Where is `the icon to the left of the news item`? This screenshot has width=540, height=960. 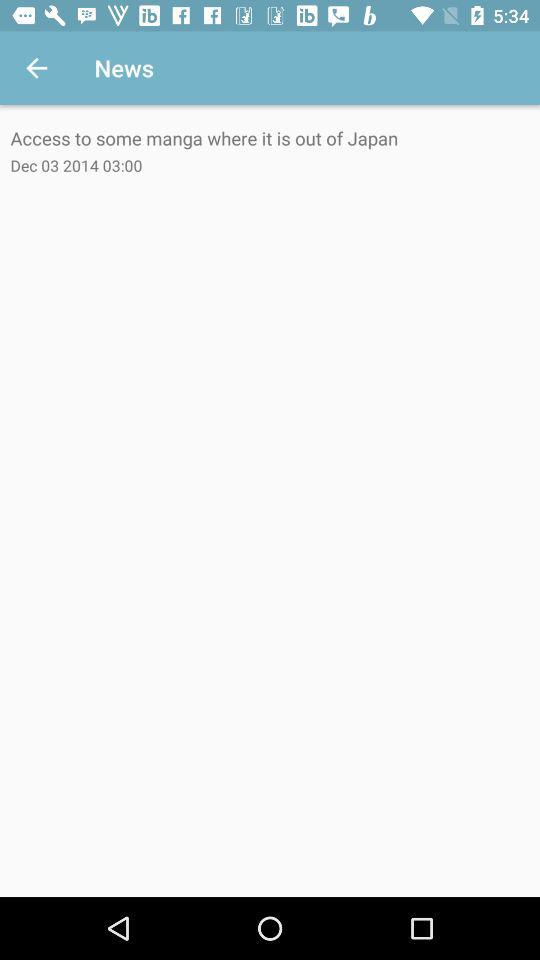 the icon to the left of the news item is located at coordinates (36, 68).